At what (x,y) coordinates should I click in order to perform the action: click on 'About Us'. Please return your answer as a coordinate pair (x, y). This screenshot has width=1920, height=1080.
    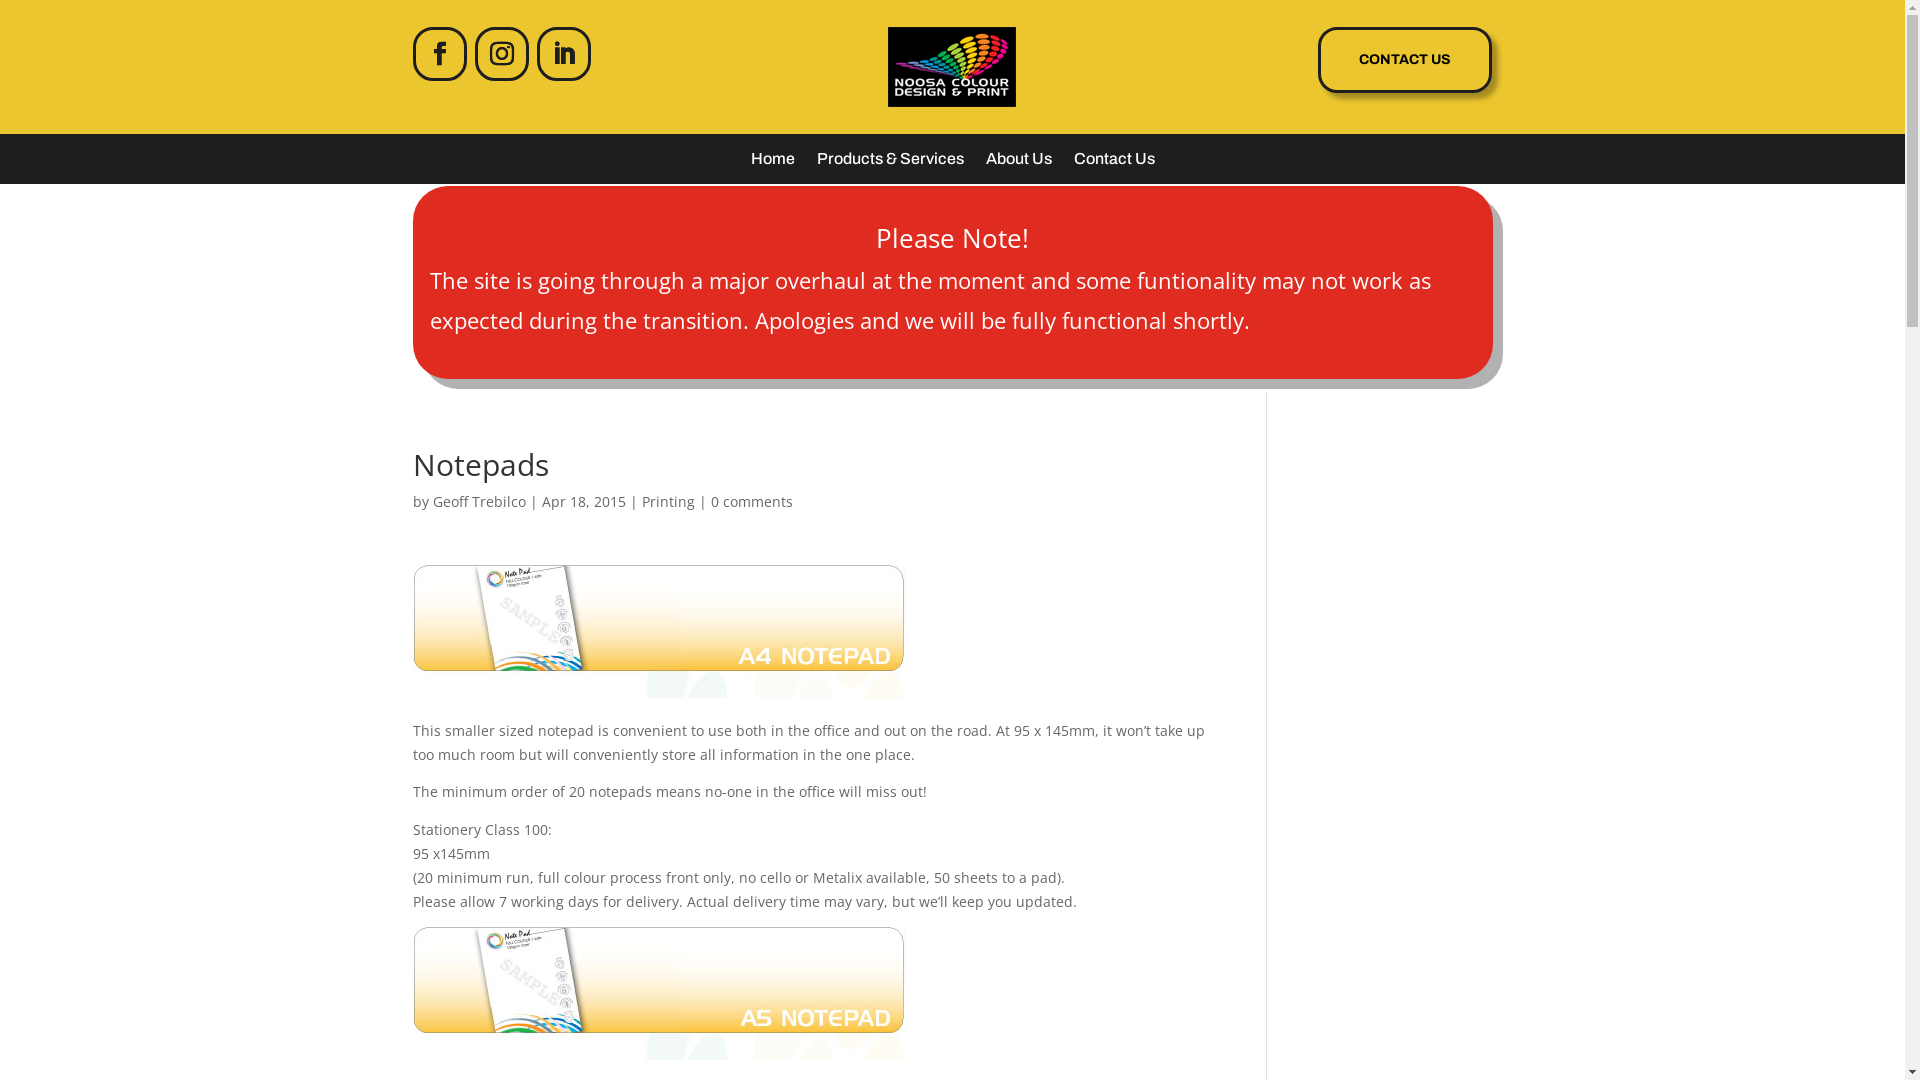
    Looking at the image, I should click on (985, 161).